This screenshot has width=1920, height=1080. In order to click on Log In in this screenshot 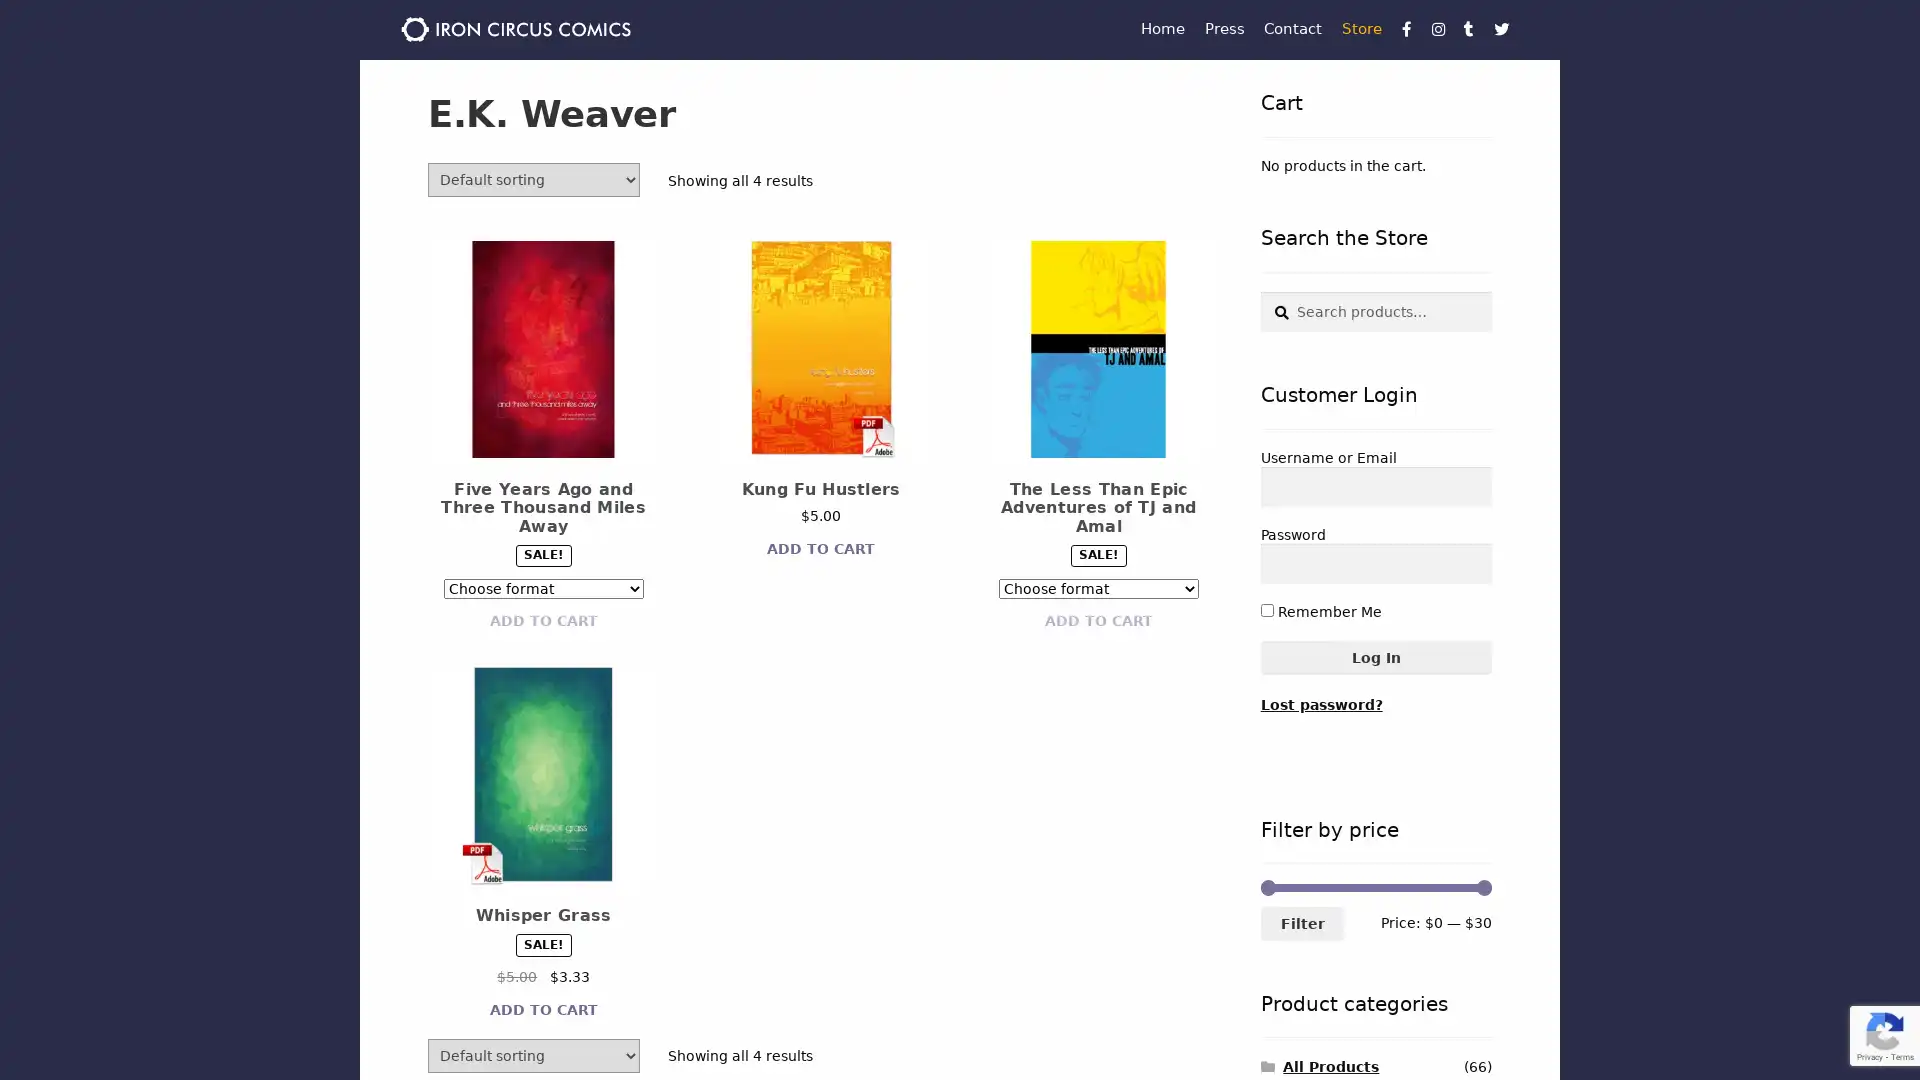, I will do `click(1374, 657)`.